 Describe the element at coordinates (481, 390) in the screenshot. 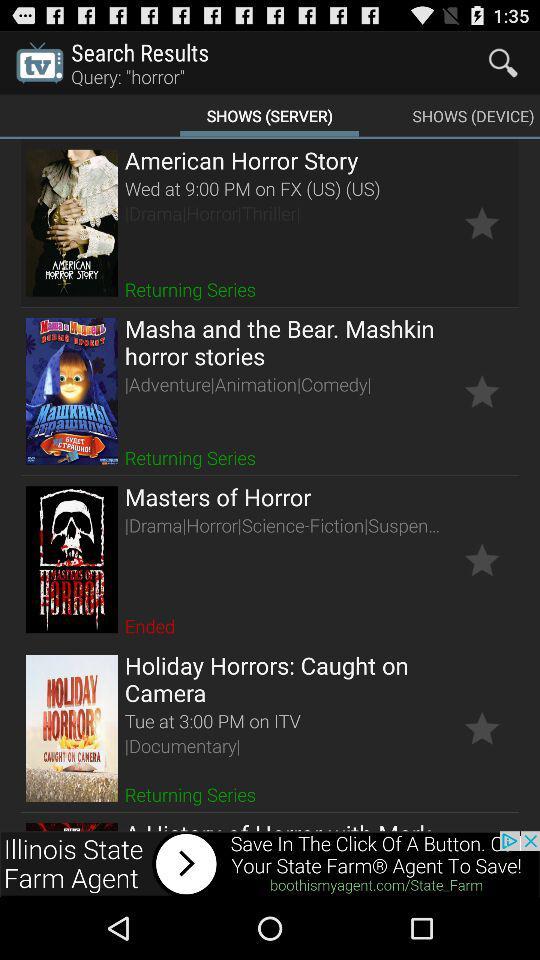

I see `the star symbol` at that location.